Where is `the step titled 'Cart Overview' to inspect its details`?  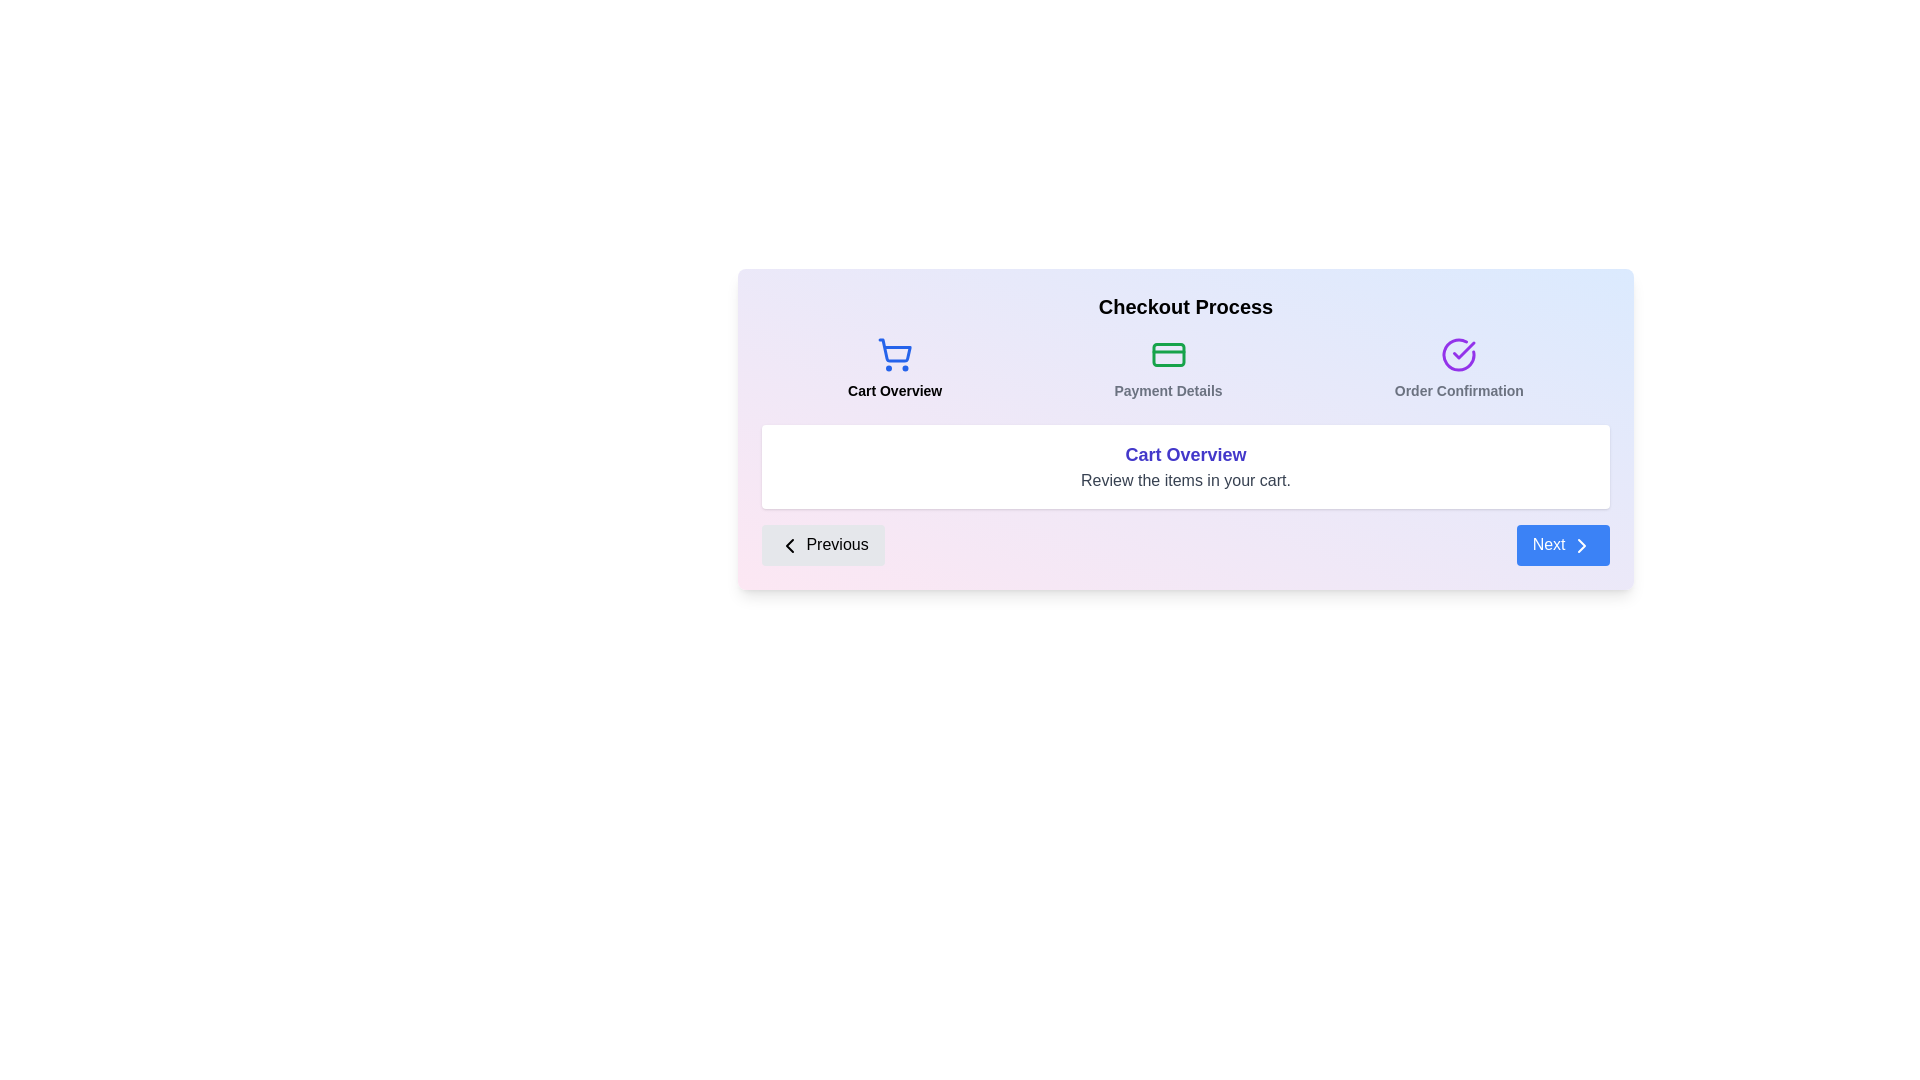
the step titled 'Cart Overview' to inspect its details is located at coordinates (893, 369).